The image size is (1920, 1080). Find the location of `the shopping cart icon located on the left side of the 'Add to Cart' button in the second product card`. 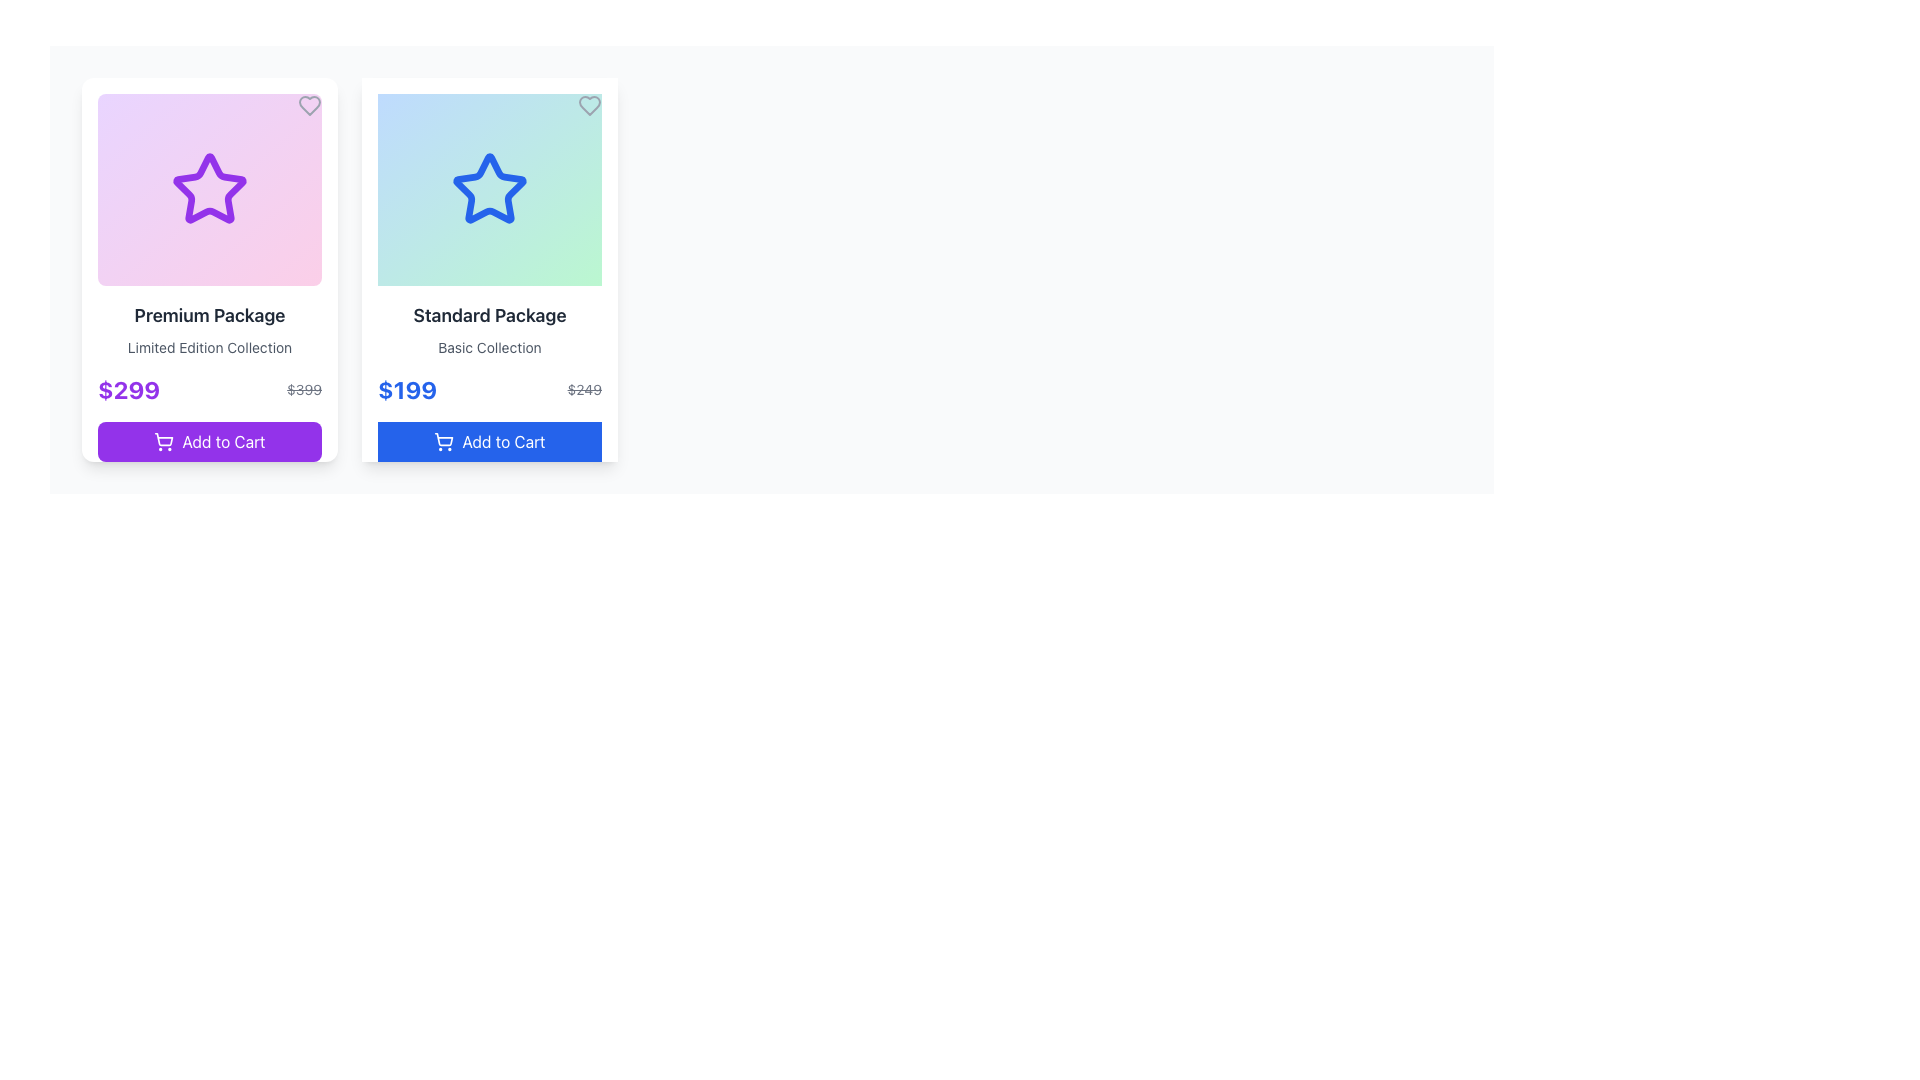

the shopping cart icon located on the left side of the 'Add to Cart' button in the second product card is located at coordinates (443, 441).